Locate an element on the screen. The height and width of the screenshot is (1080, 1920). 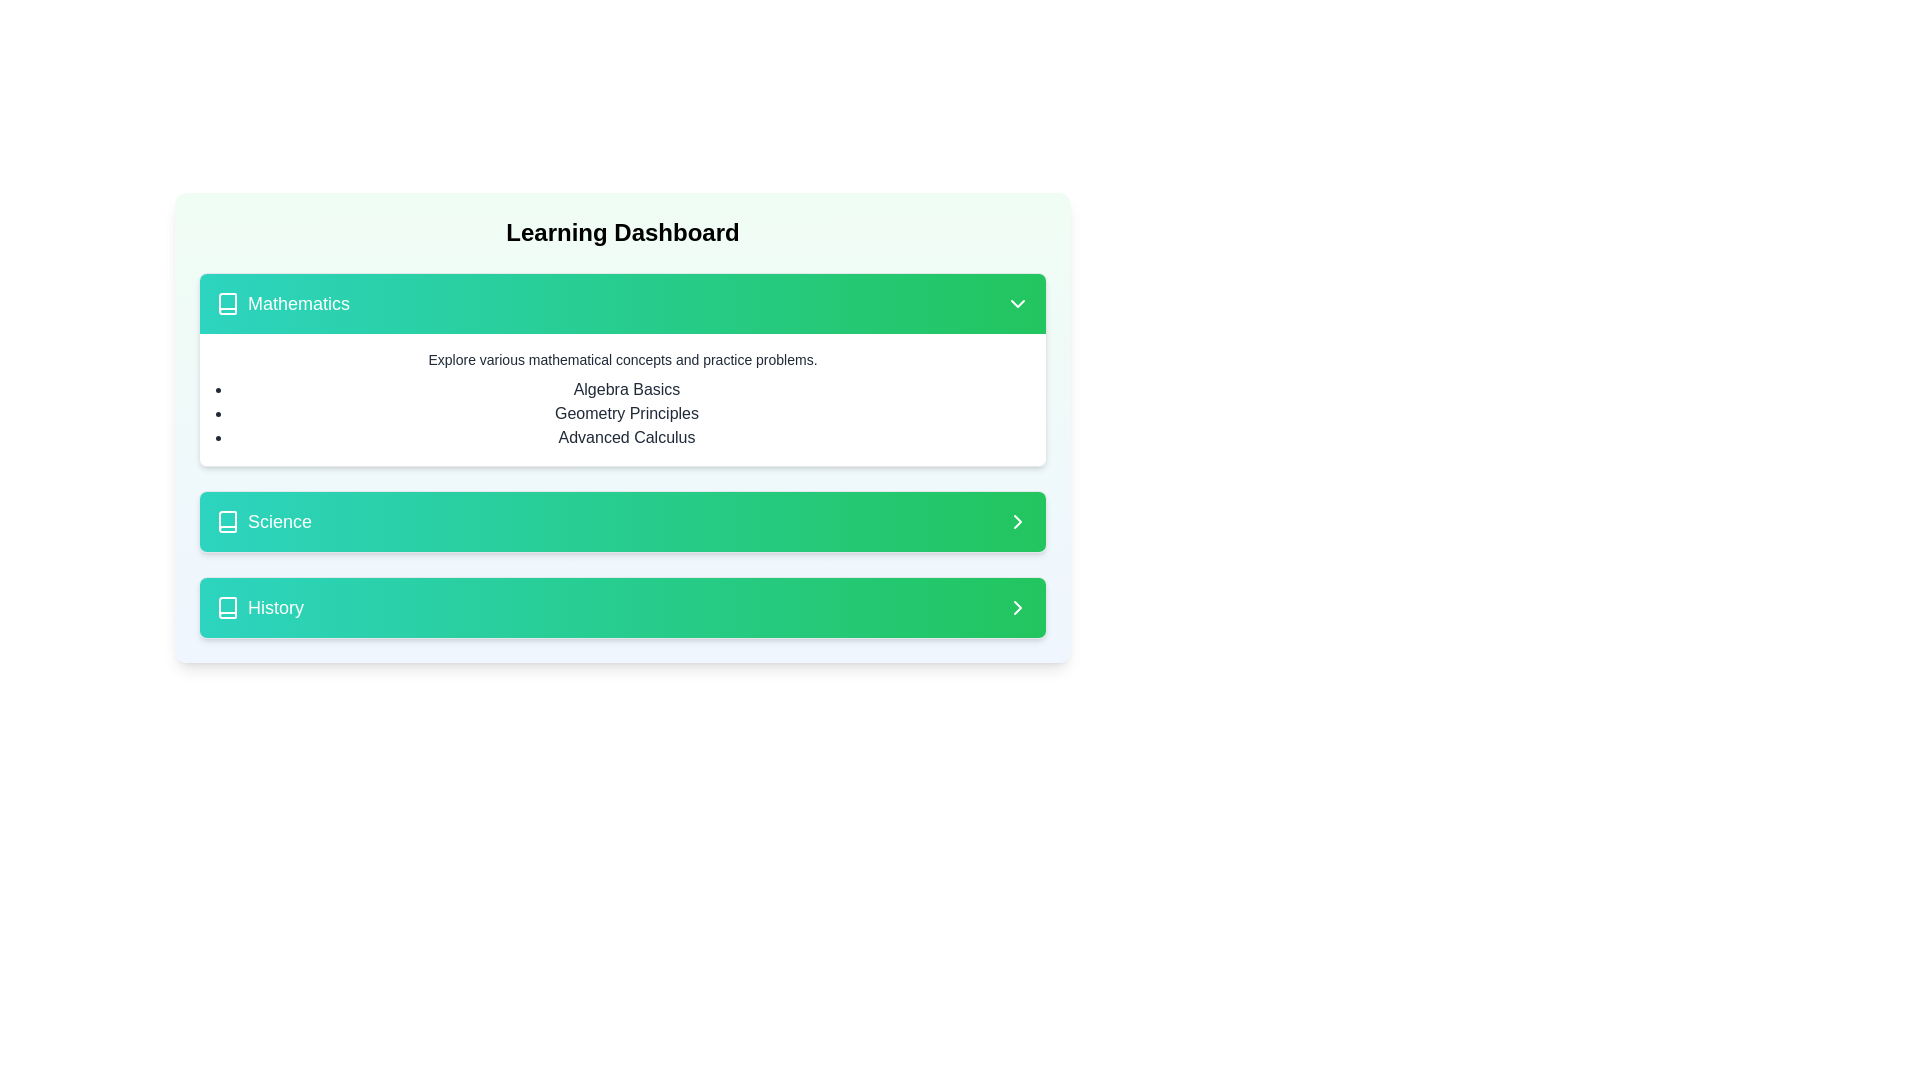
the right-pointing Chevron icon located in the 'History' section of the Learning Dashboard is located at coordinates (1017, 607).